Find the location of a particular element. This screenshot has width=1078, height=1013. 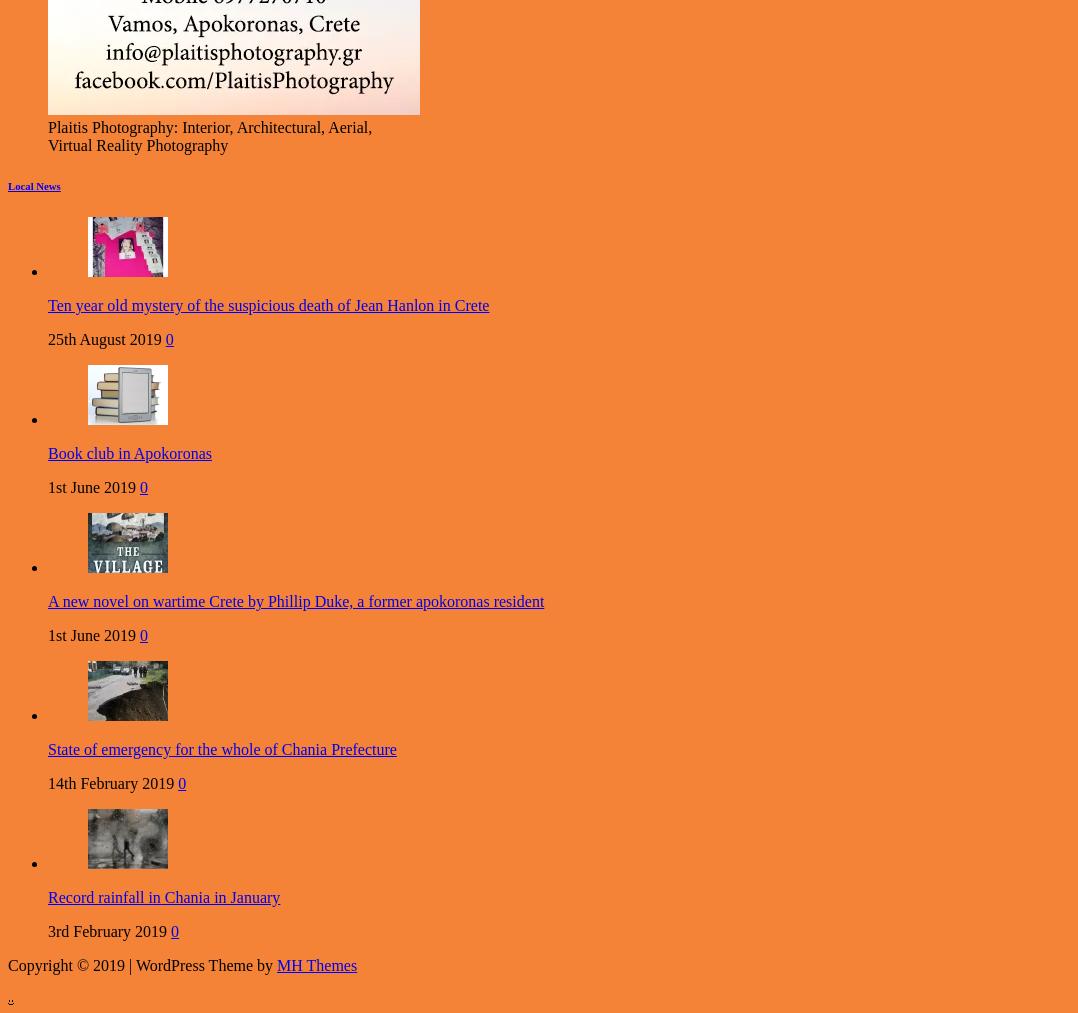

'Book club in Apokoronas' is located at coordinates (130, 452).